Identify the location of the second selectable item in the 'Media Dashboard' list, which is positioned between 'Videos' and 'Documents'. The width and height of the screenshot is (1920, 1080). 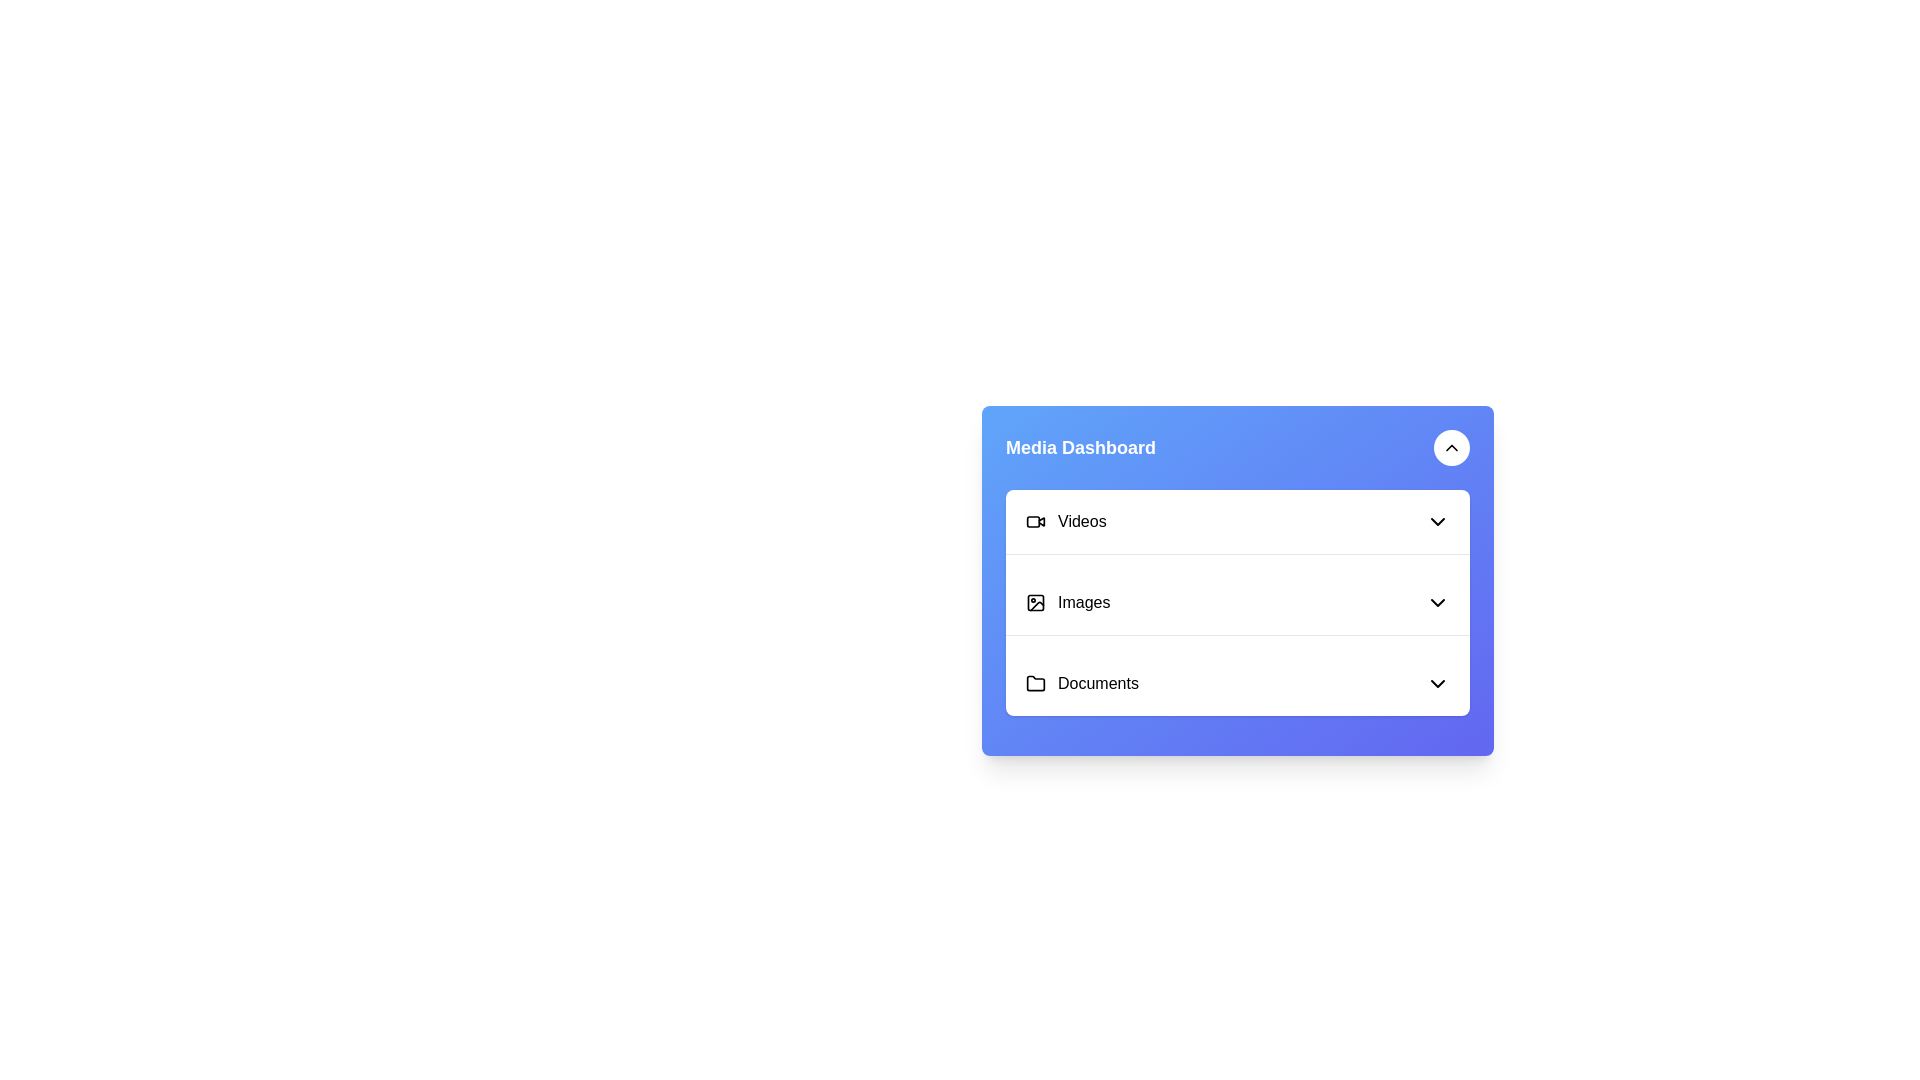
(1237, 601).